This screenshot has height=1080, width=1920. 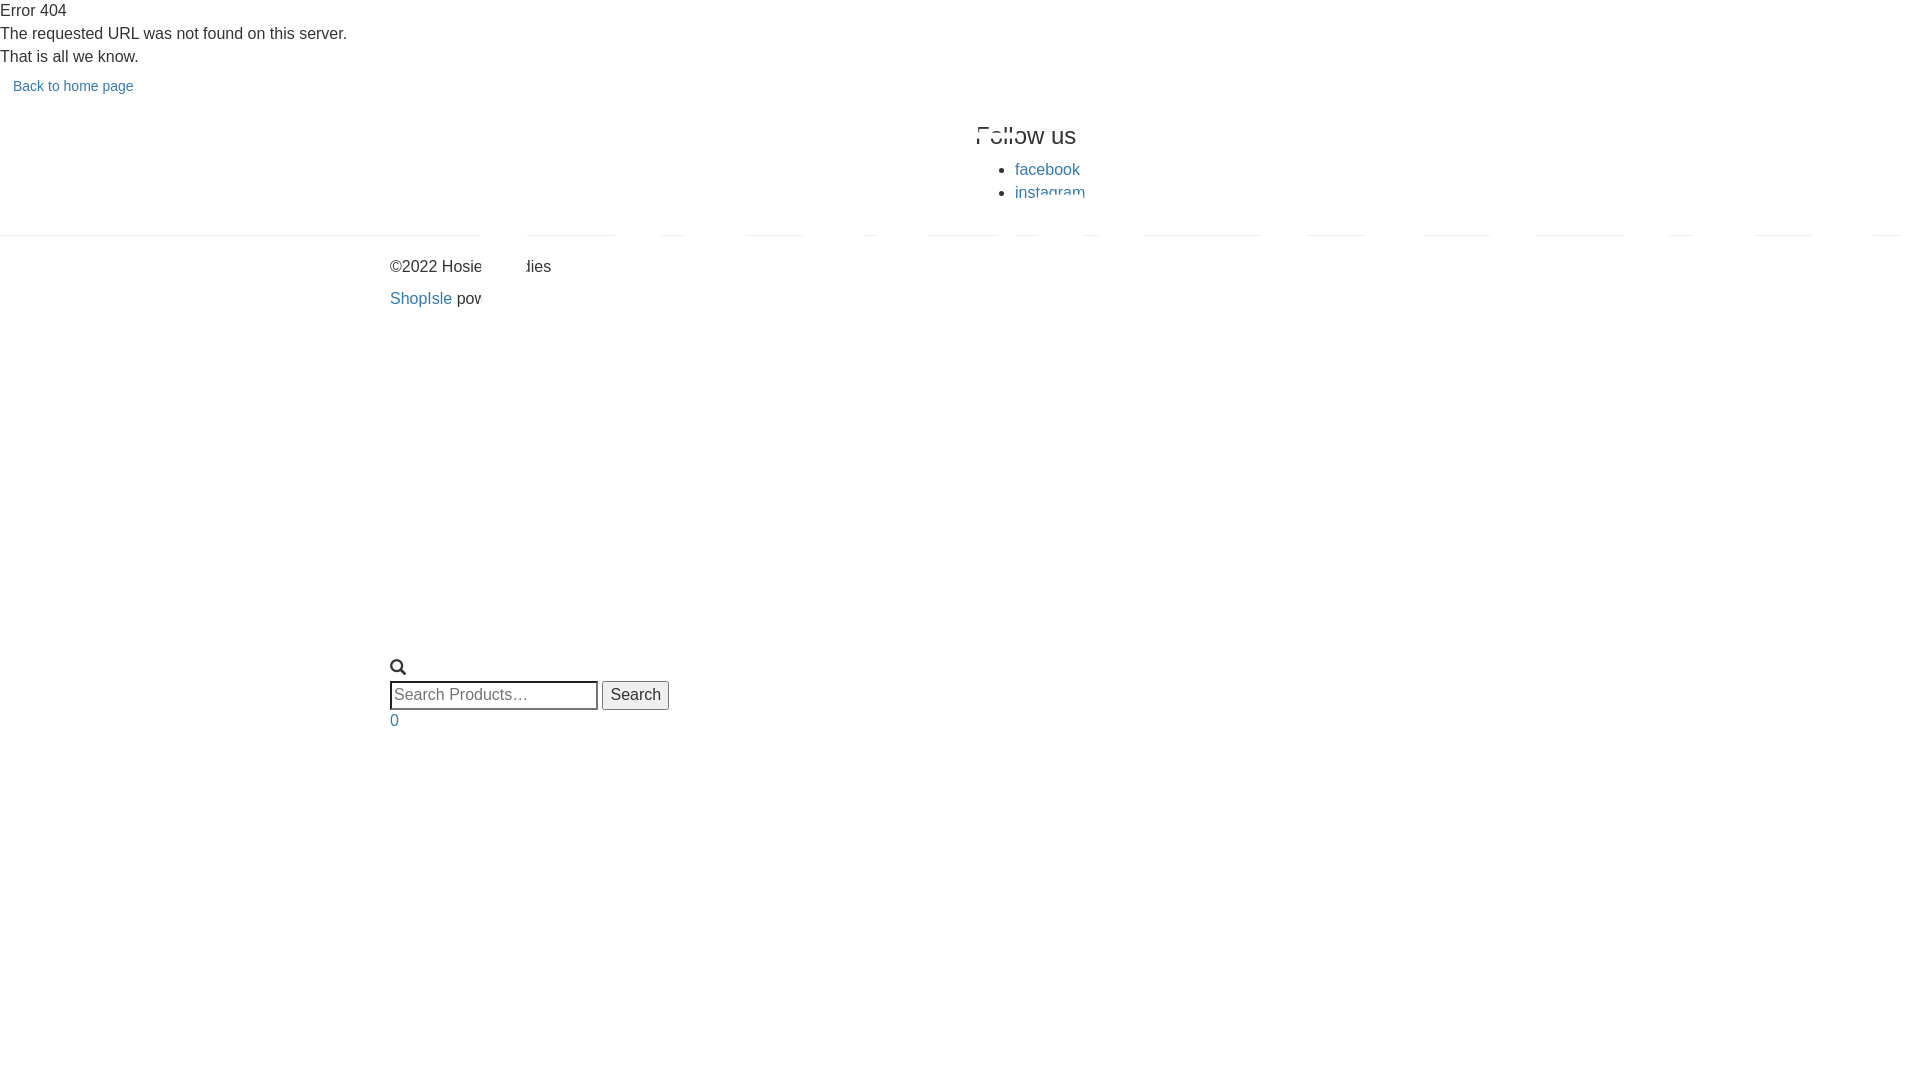 What do you see at coordinates (1046, 168) in the screenshot?
I see `'facebook'` at bounding box center [1046, 168].